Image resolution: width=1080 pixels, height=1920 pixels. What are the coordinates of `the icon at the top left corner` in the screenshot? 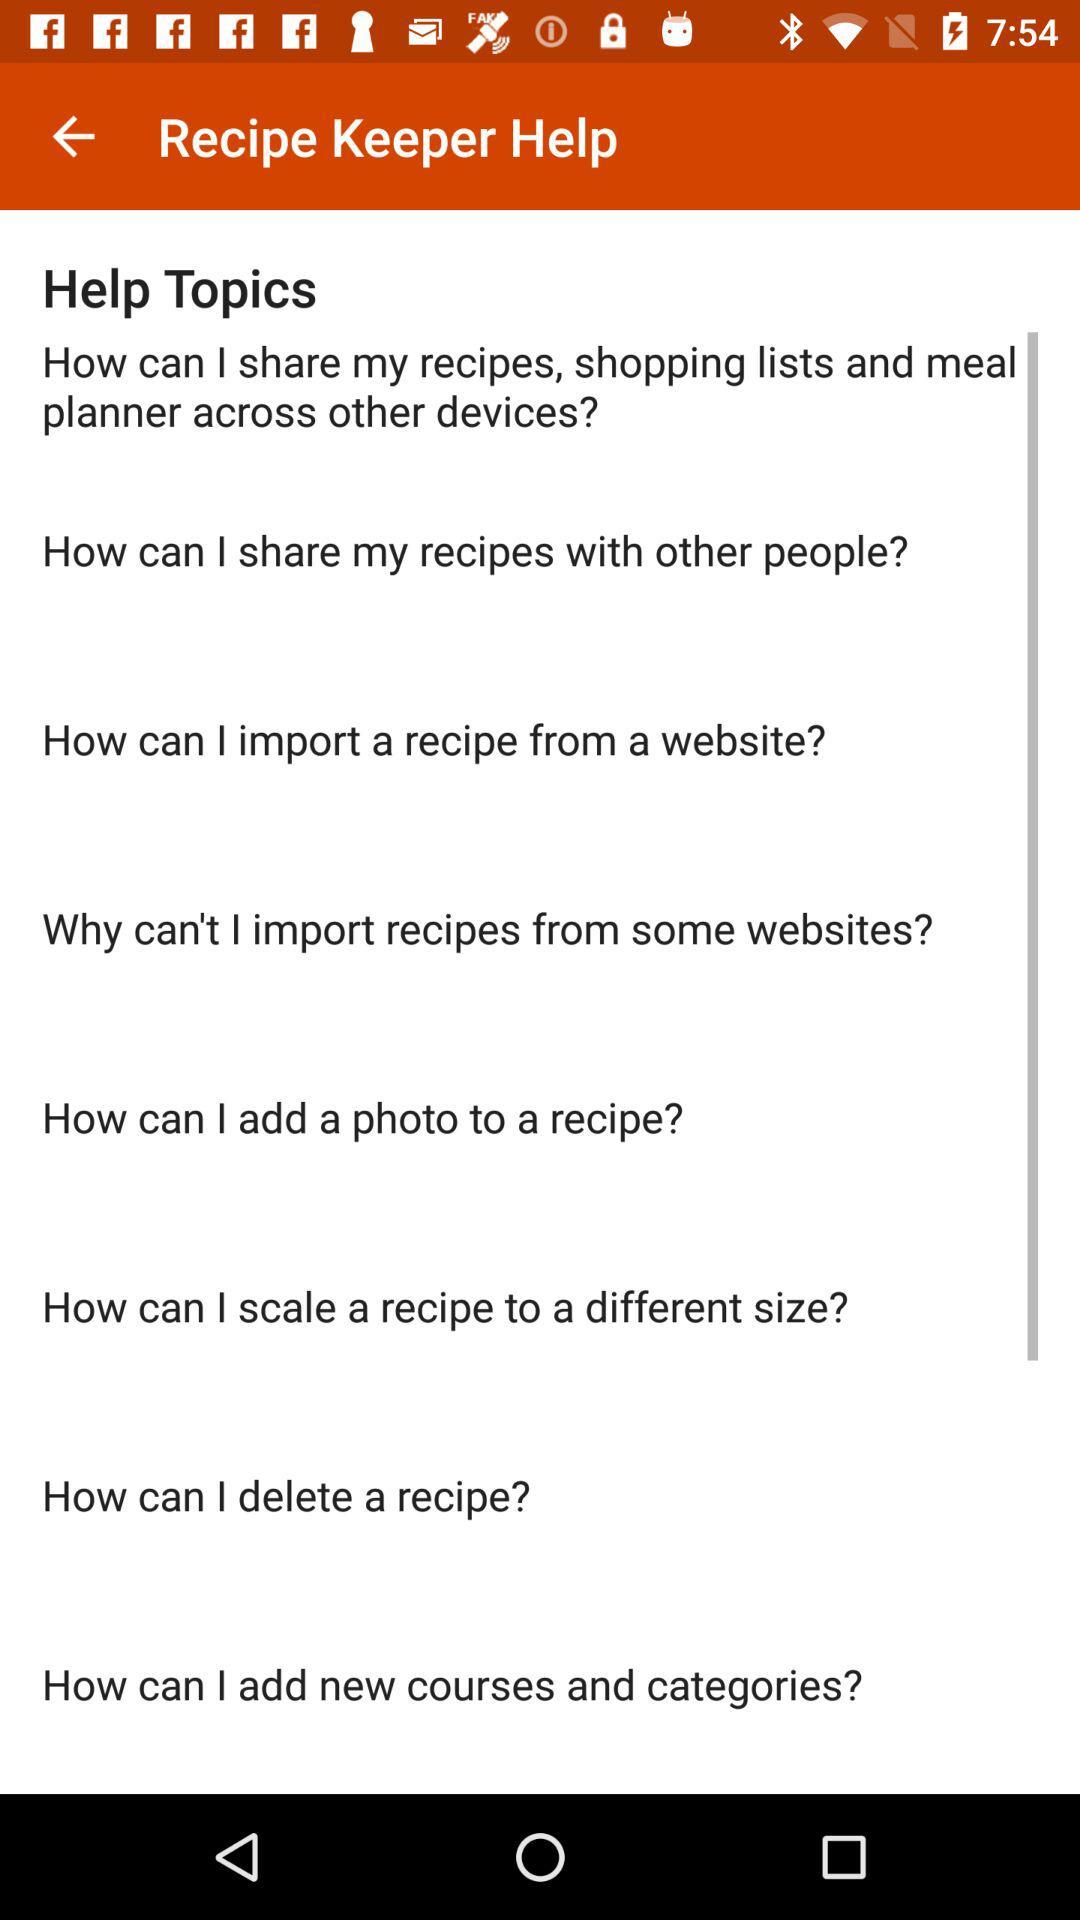 It's located at (72, 135).